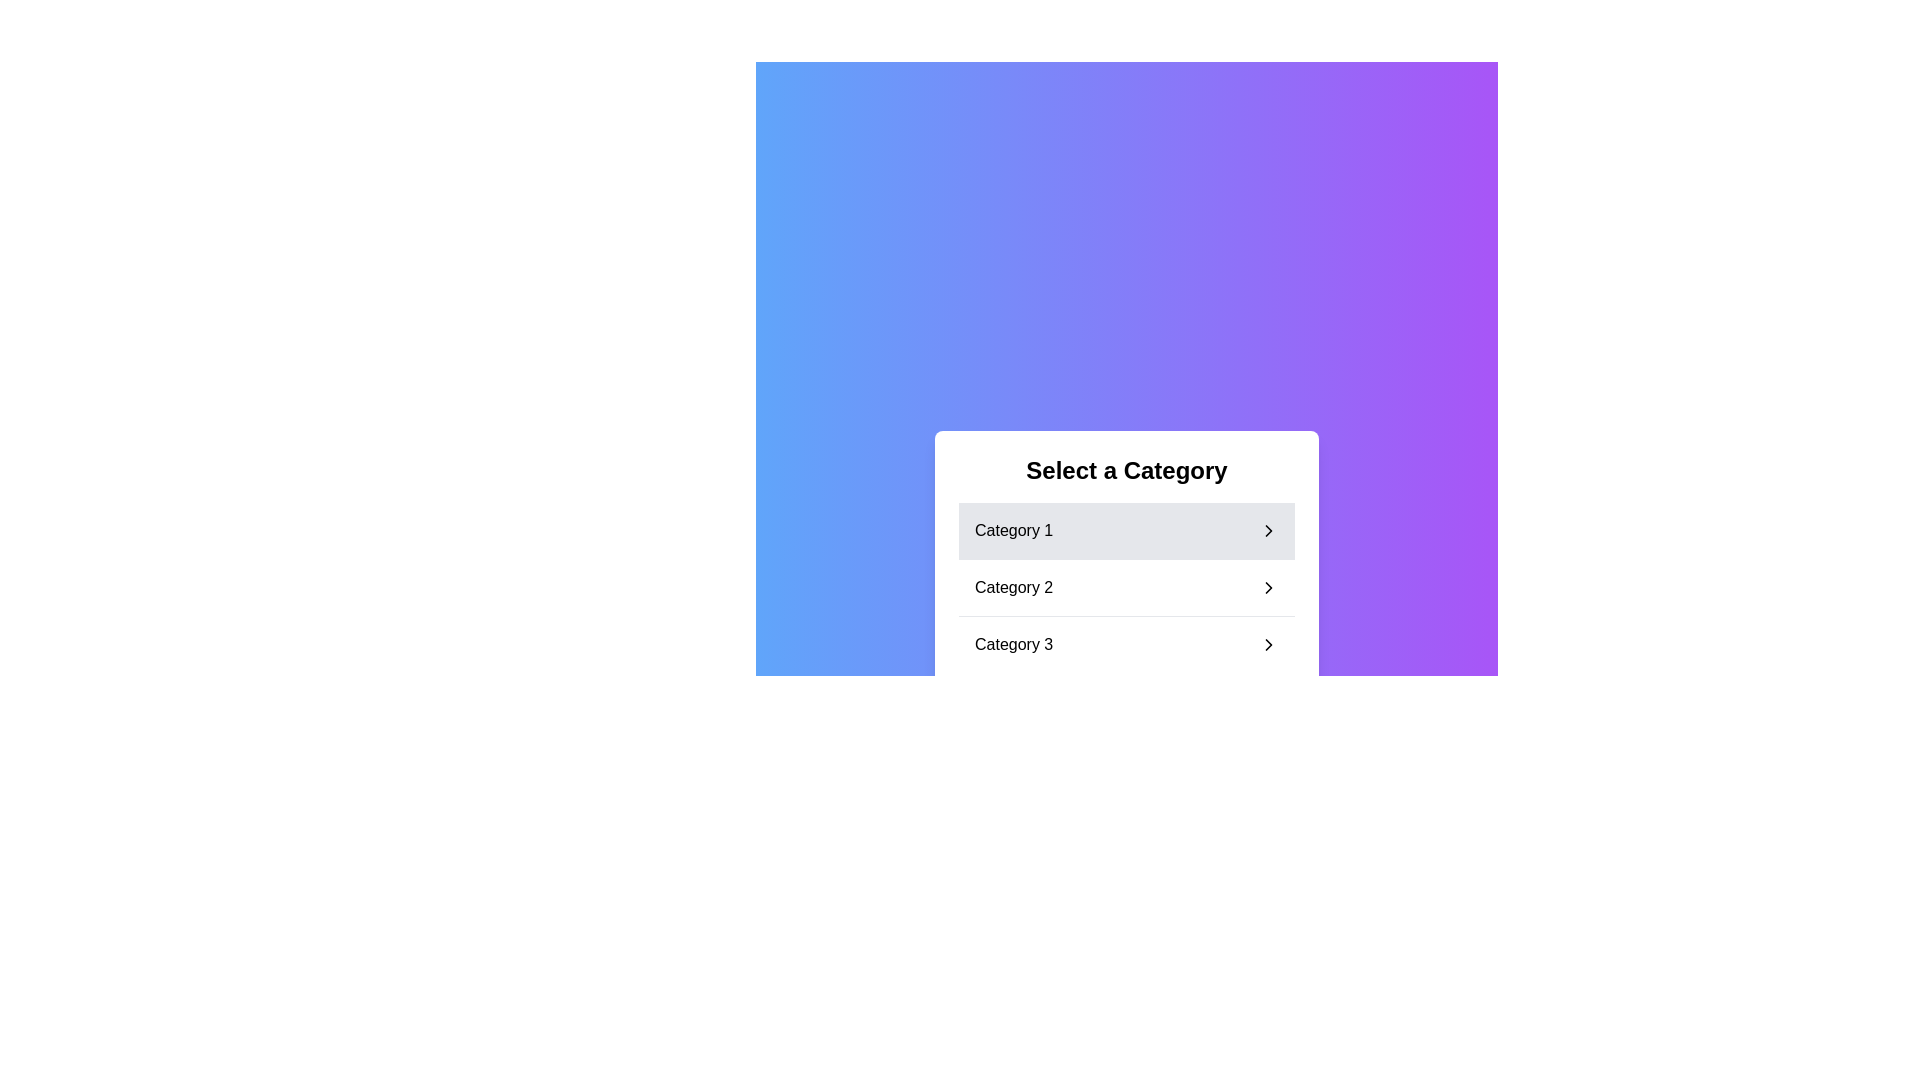 Image resolution: width=1920 pixels, height=1080 pixels. What do you see at coordinates (1127, 586) in the screenshot?
I see `the second item in the vertical list of categories labeled 'Category 2'` at bounding box center [1127, 586].